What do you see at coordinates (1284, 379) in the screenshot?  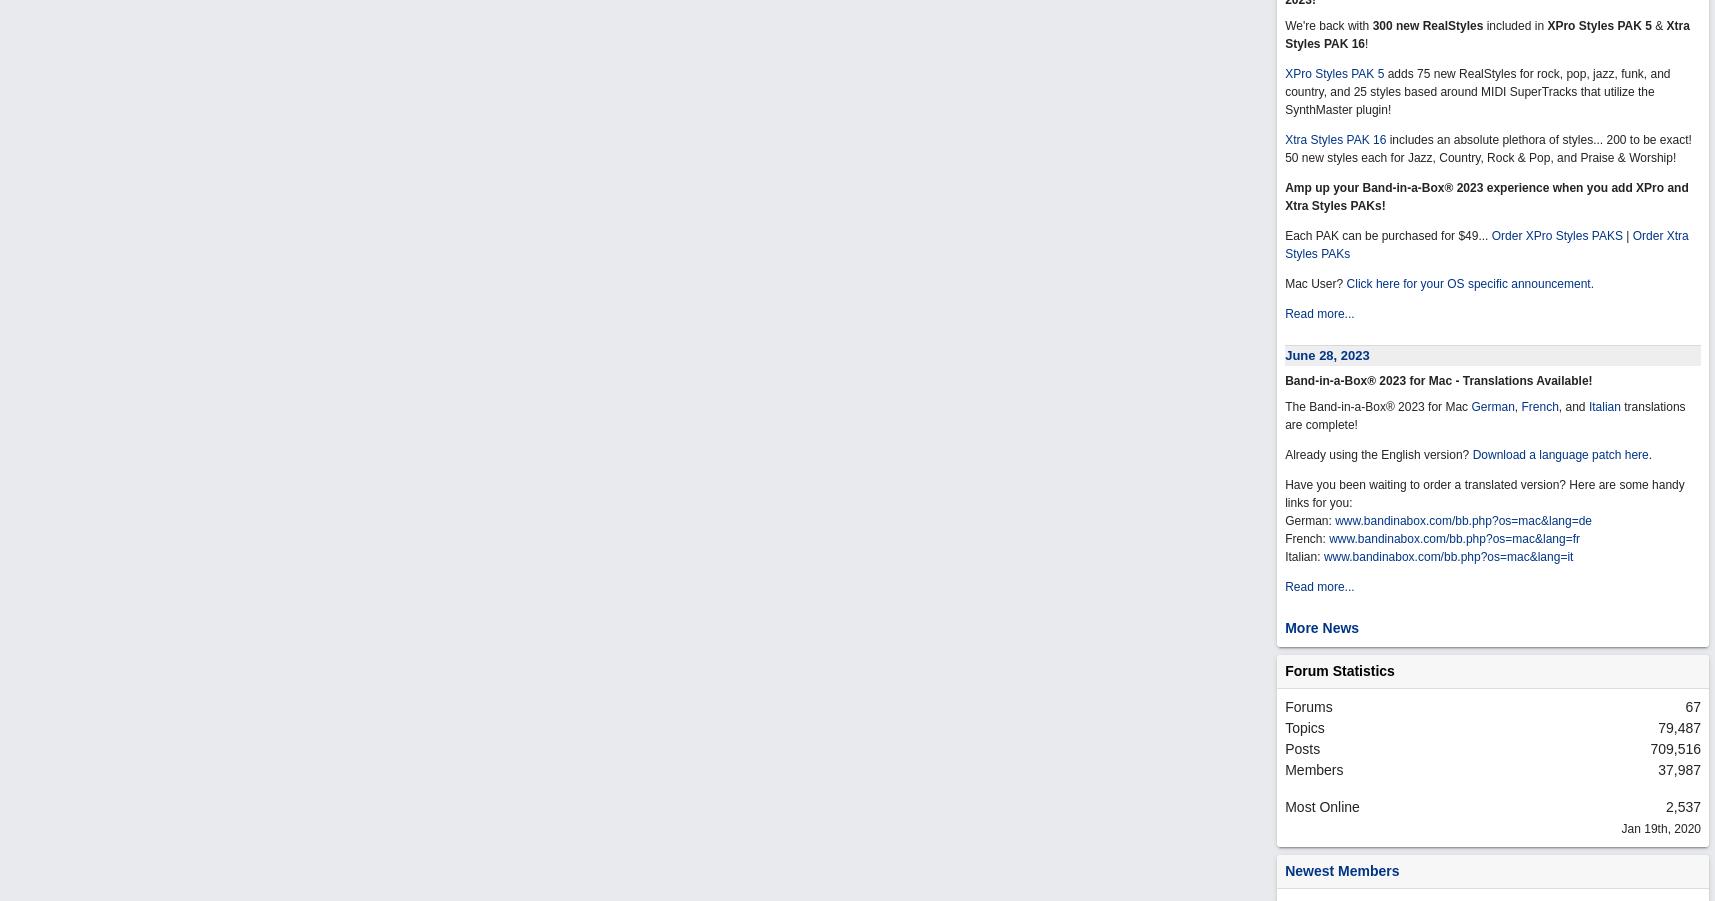 I see `'Band-in-a-Box® 2023 for Mac - Translations Available!'` at bounding box center [1284, 379].